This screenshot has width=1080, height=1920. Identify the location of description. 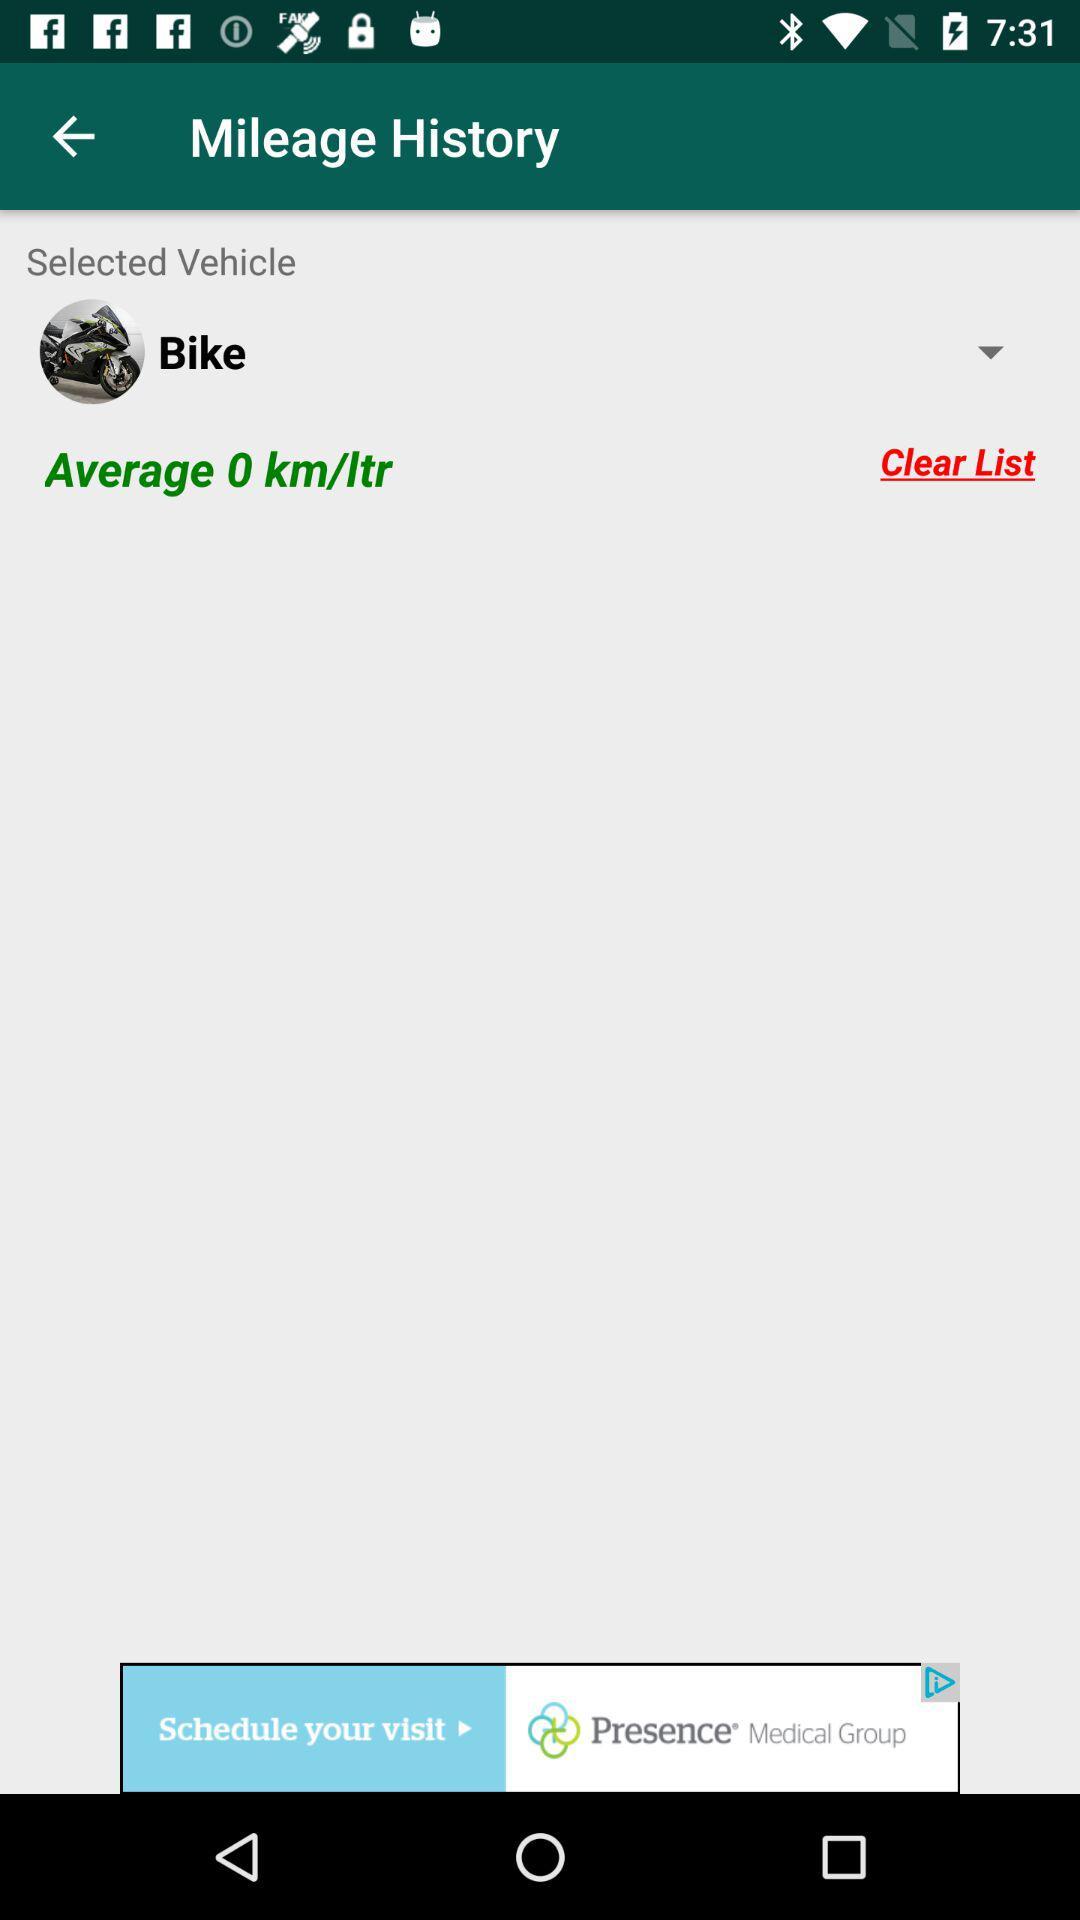
(540, 1089).